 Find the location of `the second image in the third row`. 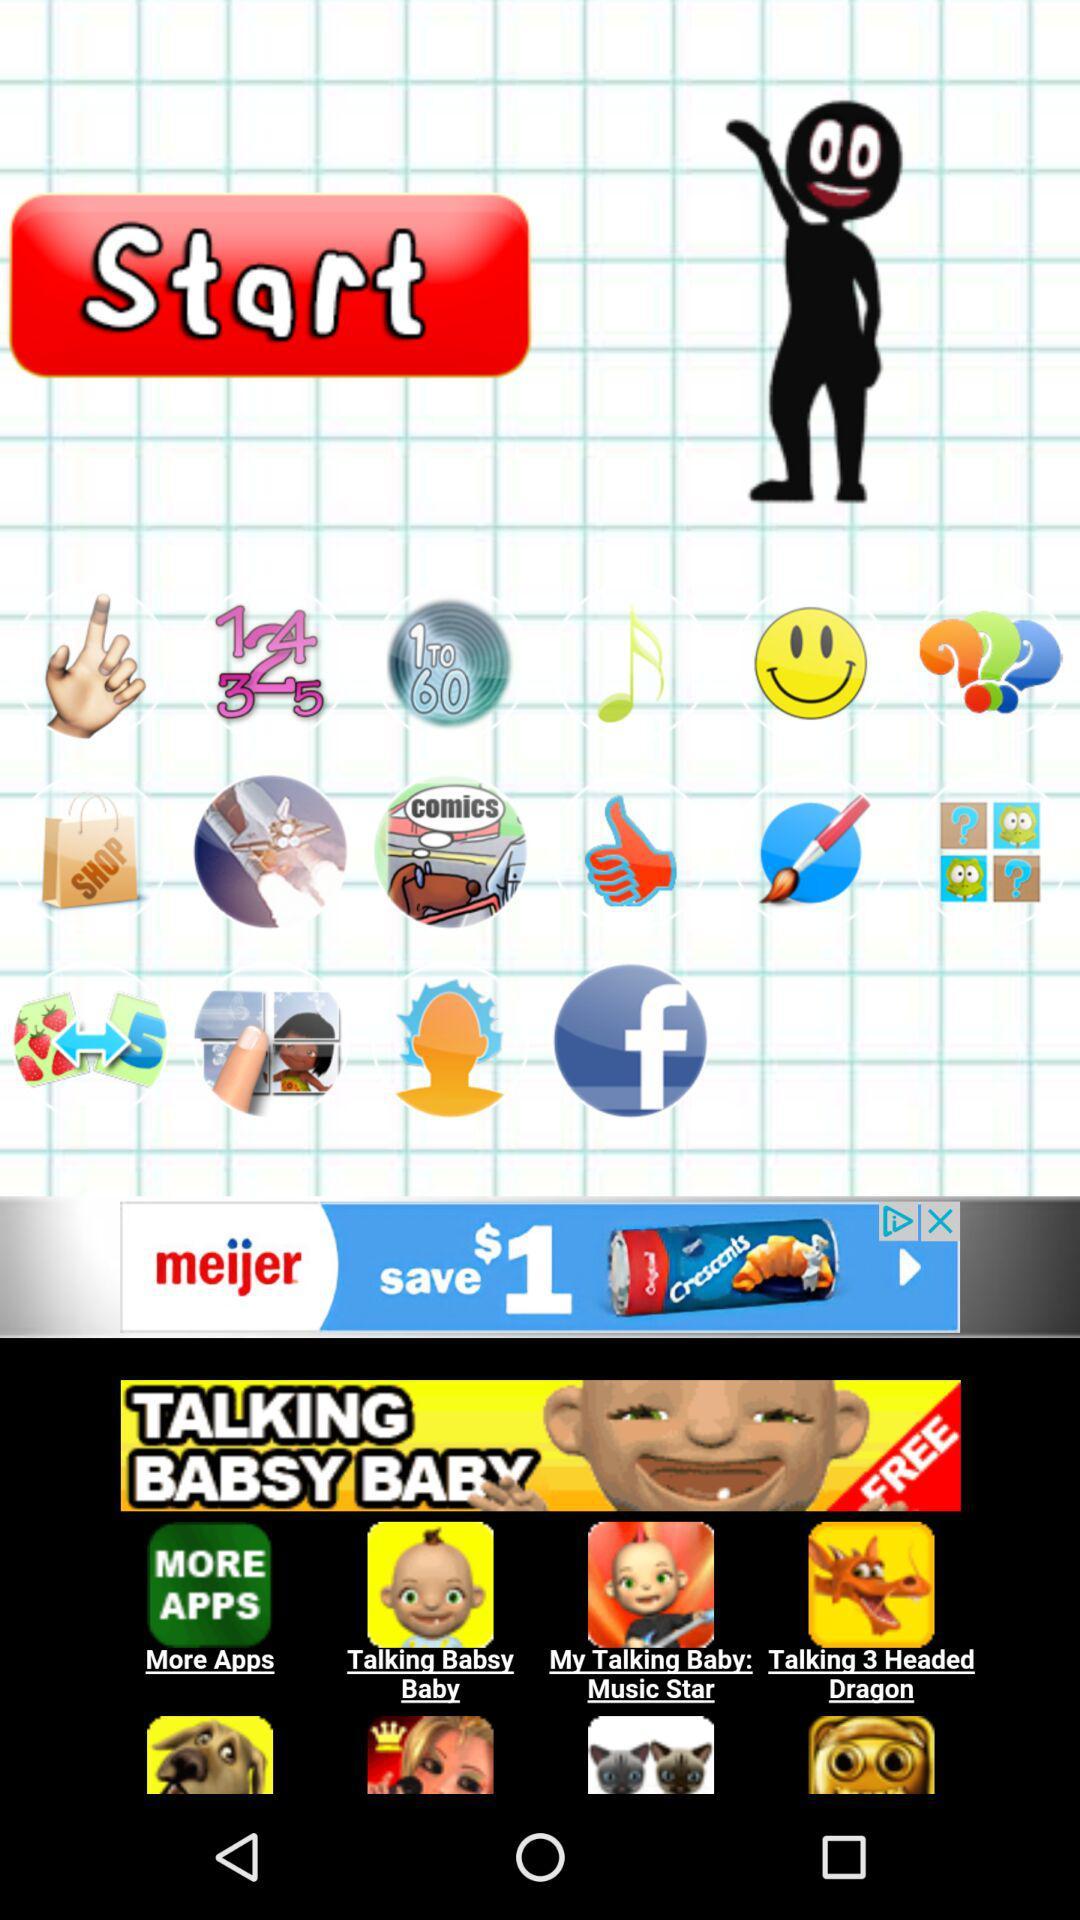

the second image in the third row is located at coordinates (270, 1040).